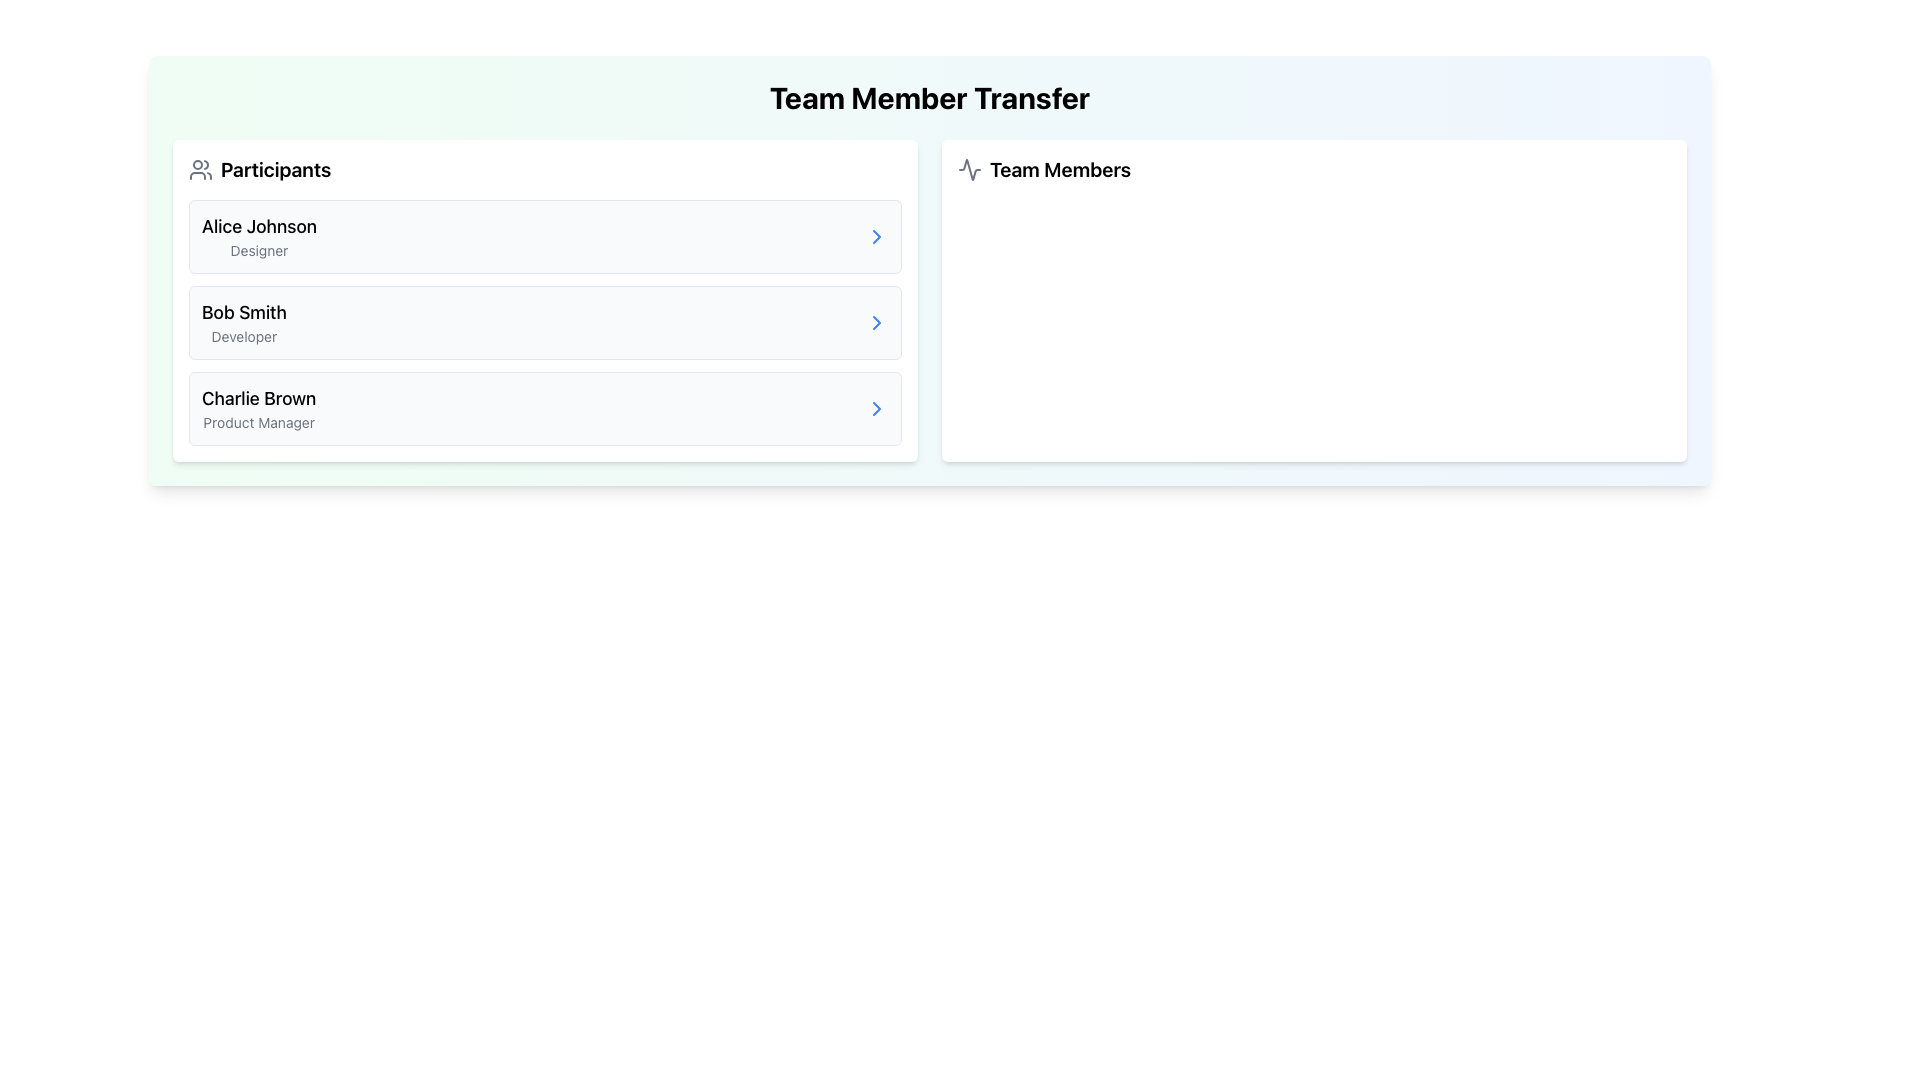 The image size is (1920, 1080). Describe the element at coordinates (877, 322) in the screenshot. I see `the right-pointing chevron icon in the second row of the 'Participants' section for navigation` at that location.